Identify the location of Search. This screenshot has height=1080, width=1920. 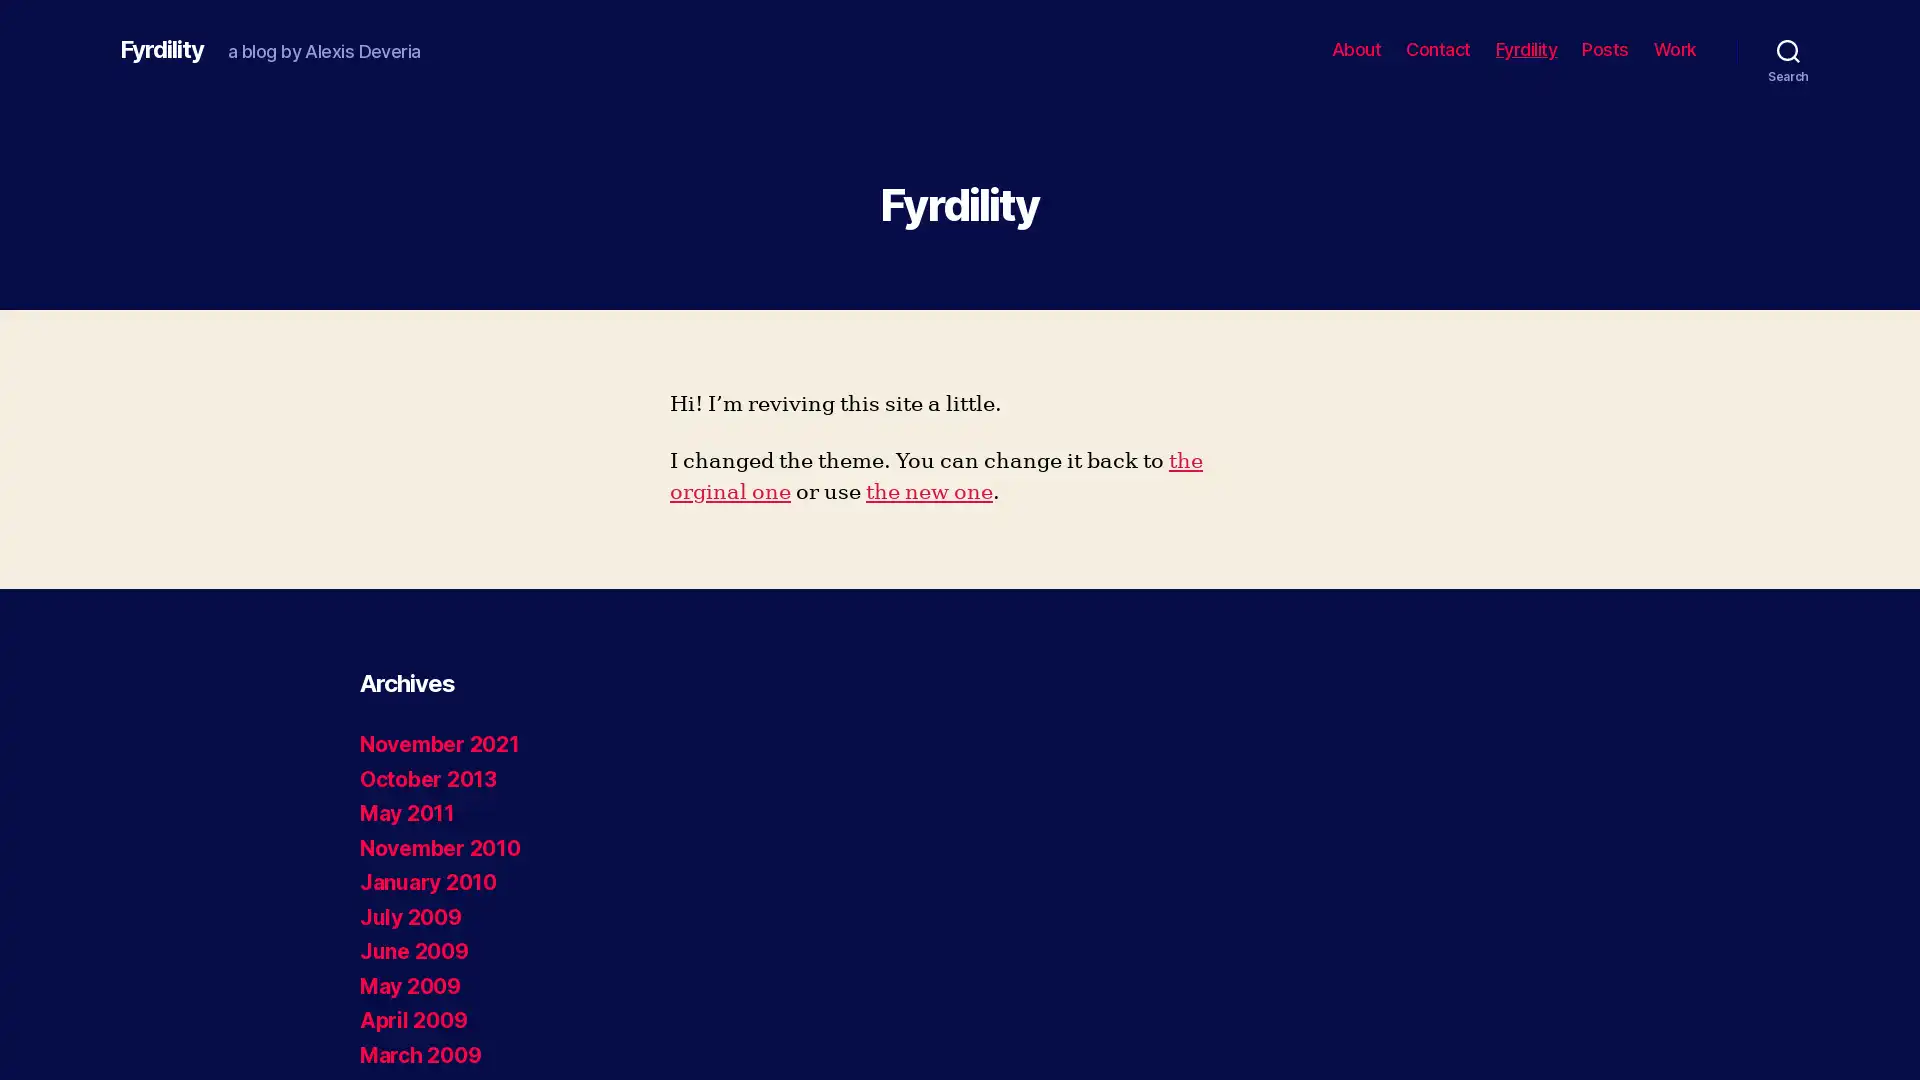
(1788, 49).